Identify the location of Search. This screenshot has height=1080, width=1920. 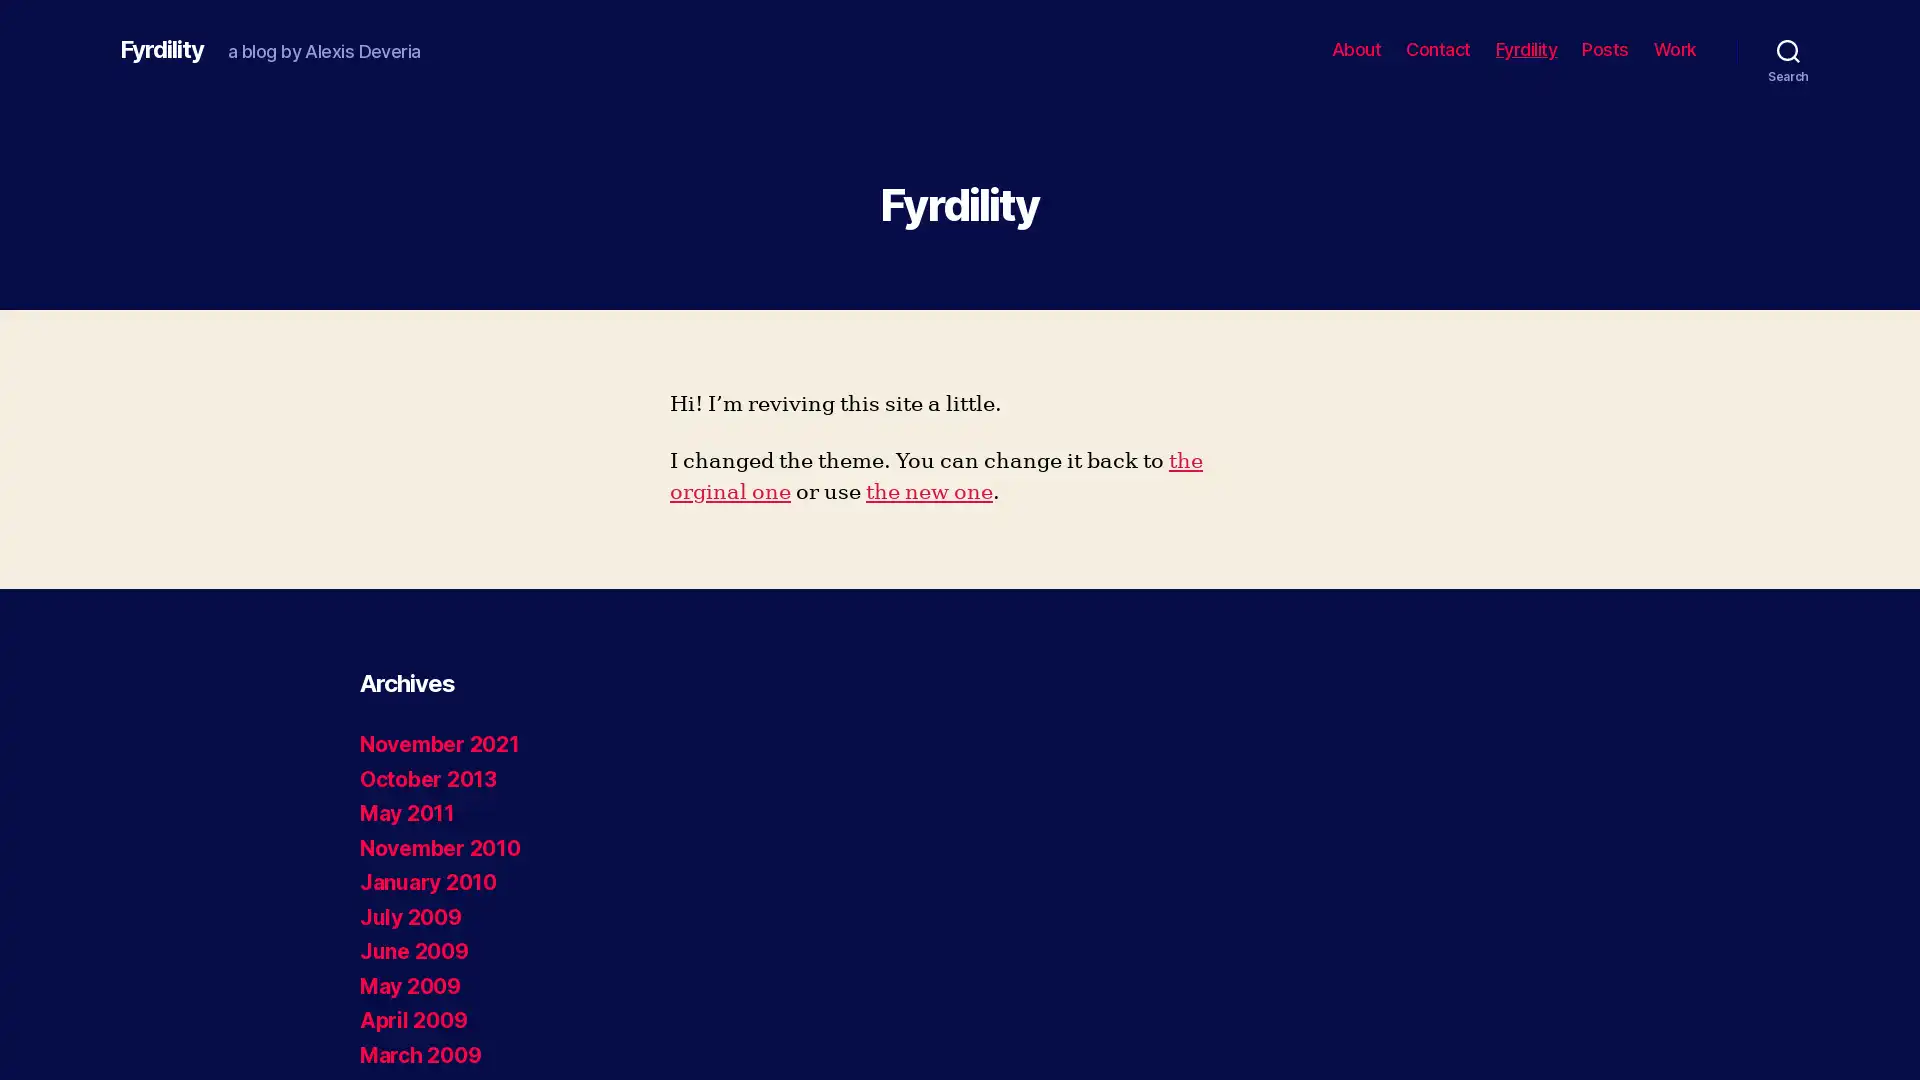
(1788, 49).